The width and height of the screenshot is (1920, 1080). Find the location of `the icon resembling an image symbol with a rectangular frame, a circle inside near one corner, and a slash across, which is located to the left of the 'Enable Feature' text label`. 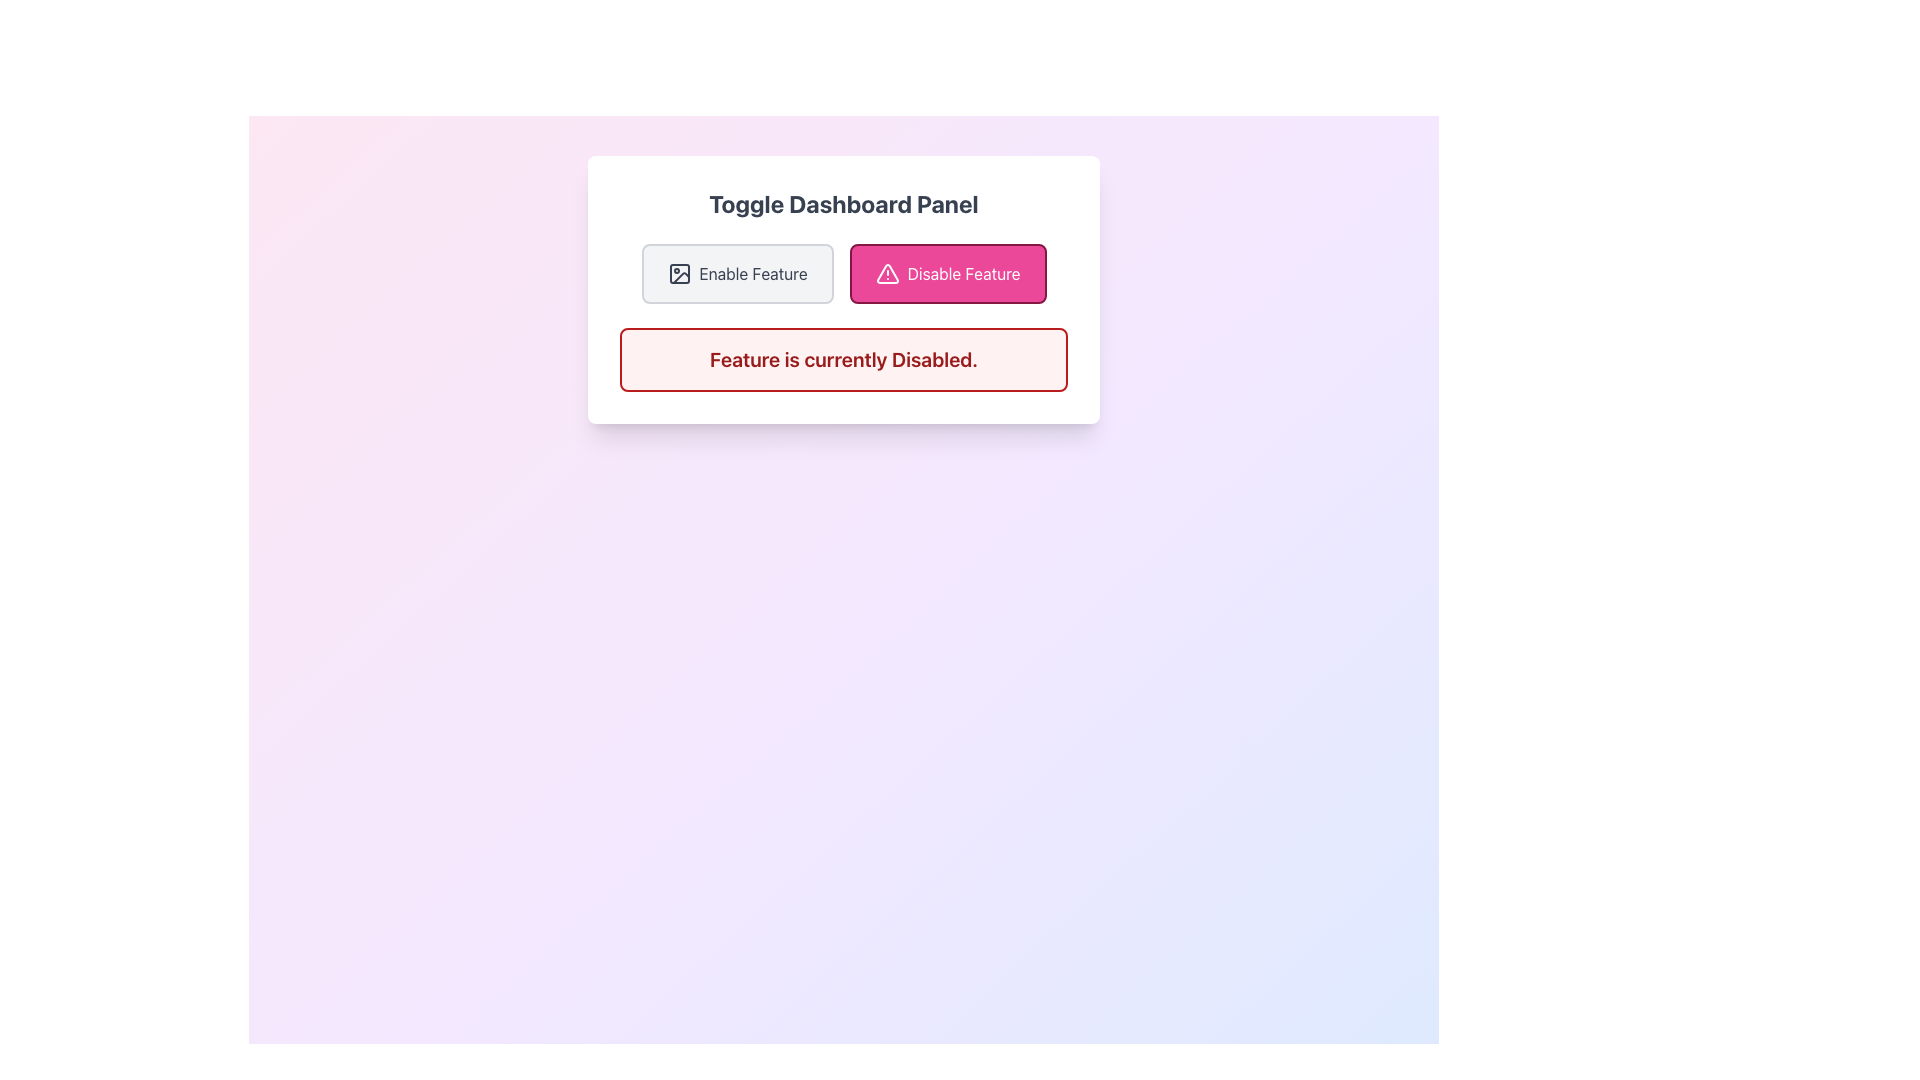

the icon resembling an image symbol with a rectangular frame, a circle inside near one corner, and a slash across, which is located to the left of the 'Enable Feature' text label is located at coordinates (679, 273).